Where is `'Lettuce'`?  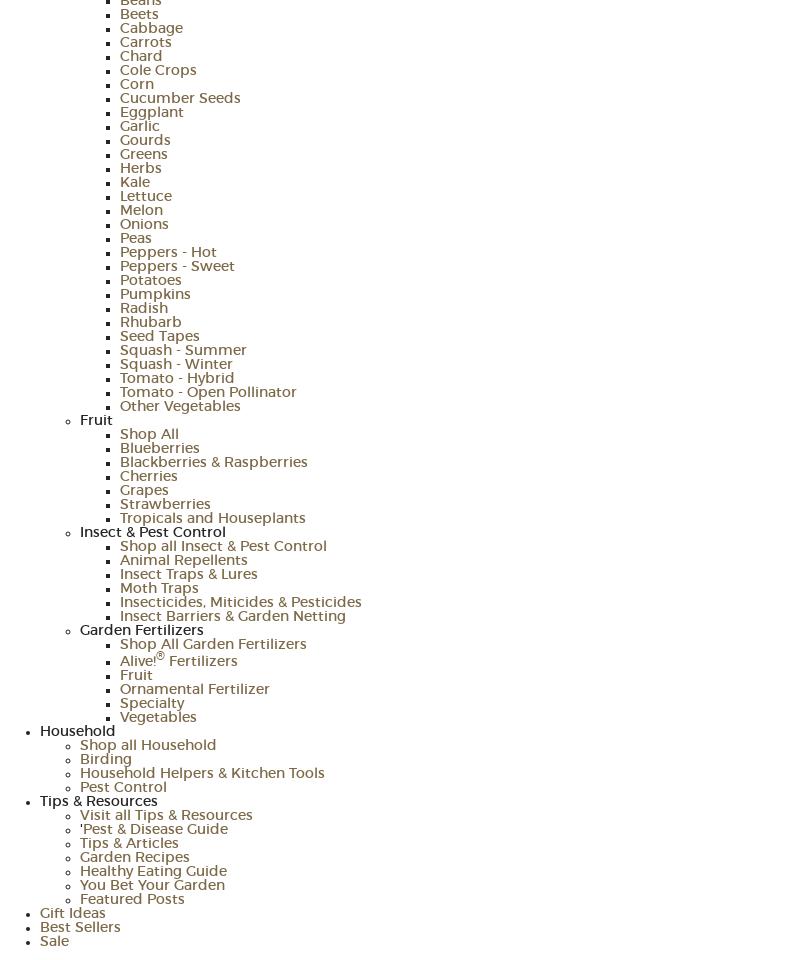 'Lettuce' is located at coordinates (119, 196).